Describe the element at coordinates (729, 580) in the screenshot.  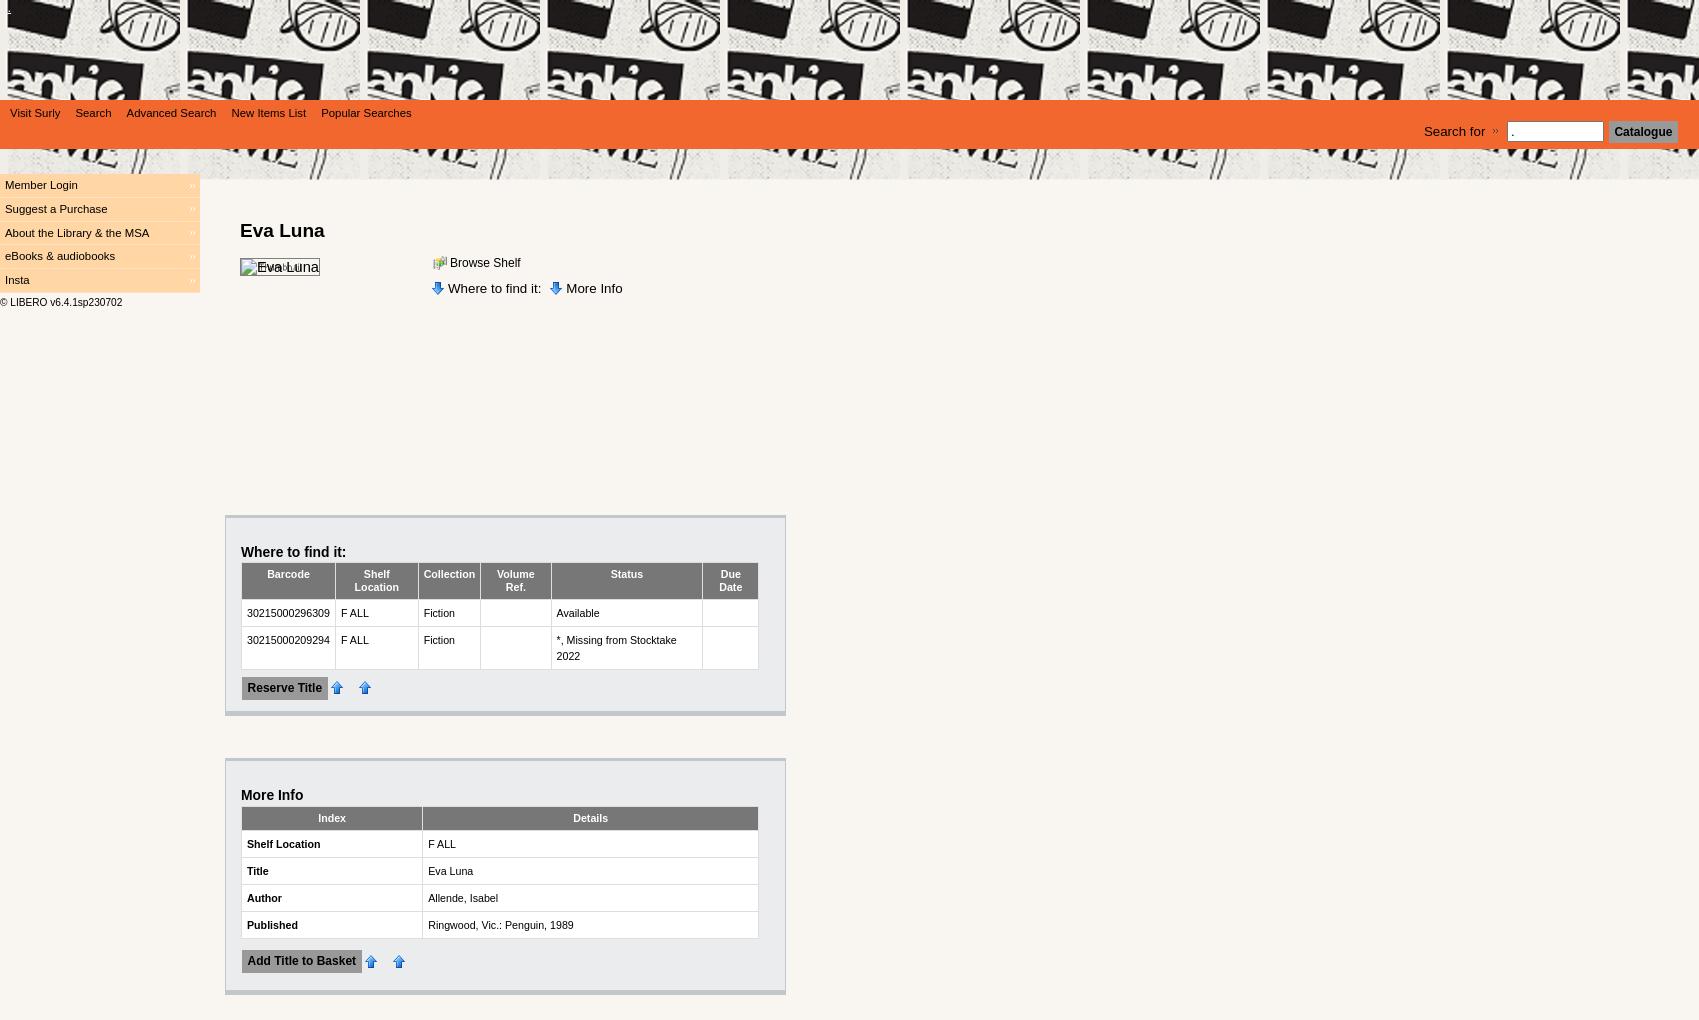
I see `'Due Date'` at that location.